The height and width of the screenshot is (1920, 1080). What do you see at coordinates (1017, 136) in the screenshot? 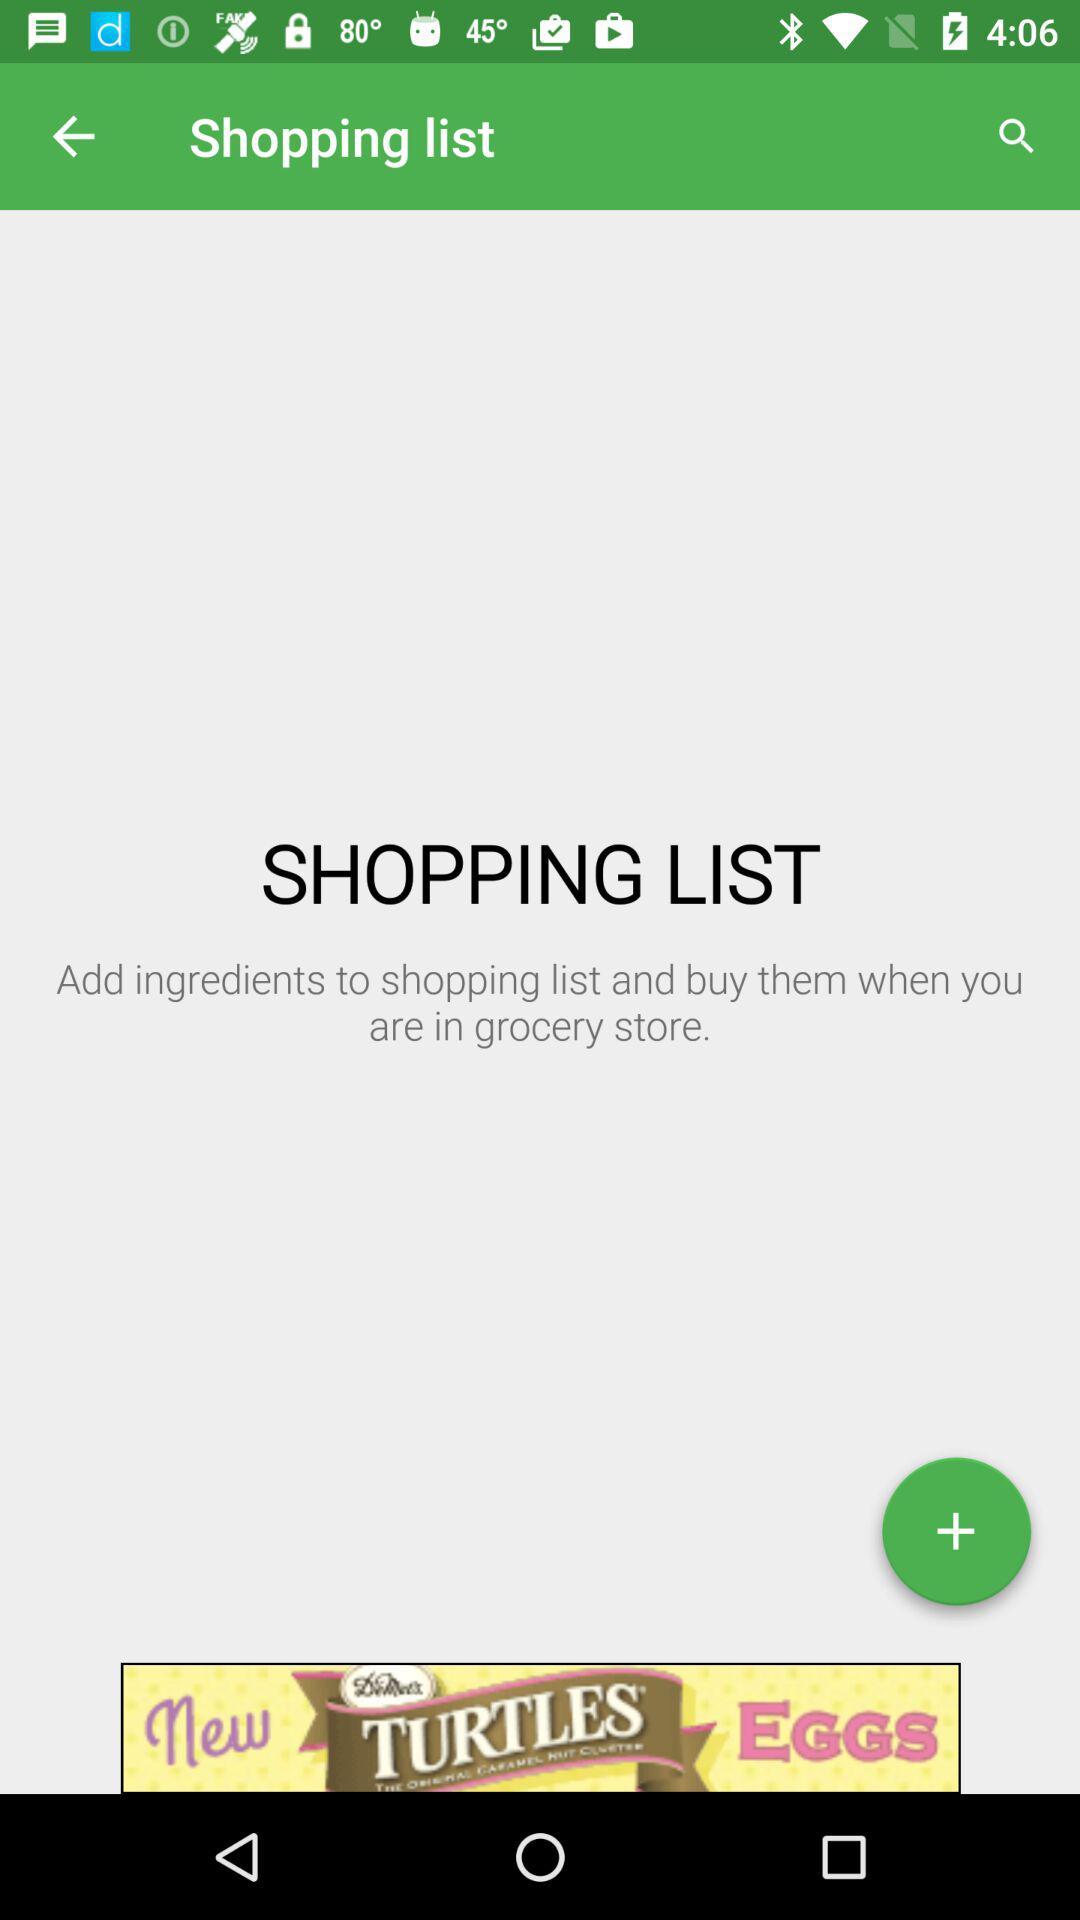
I see `search bar icon` at bounding box center [1017, 136].